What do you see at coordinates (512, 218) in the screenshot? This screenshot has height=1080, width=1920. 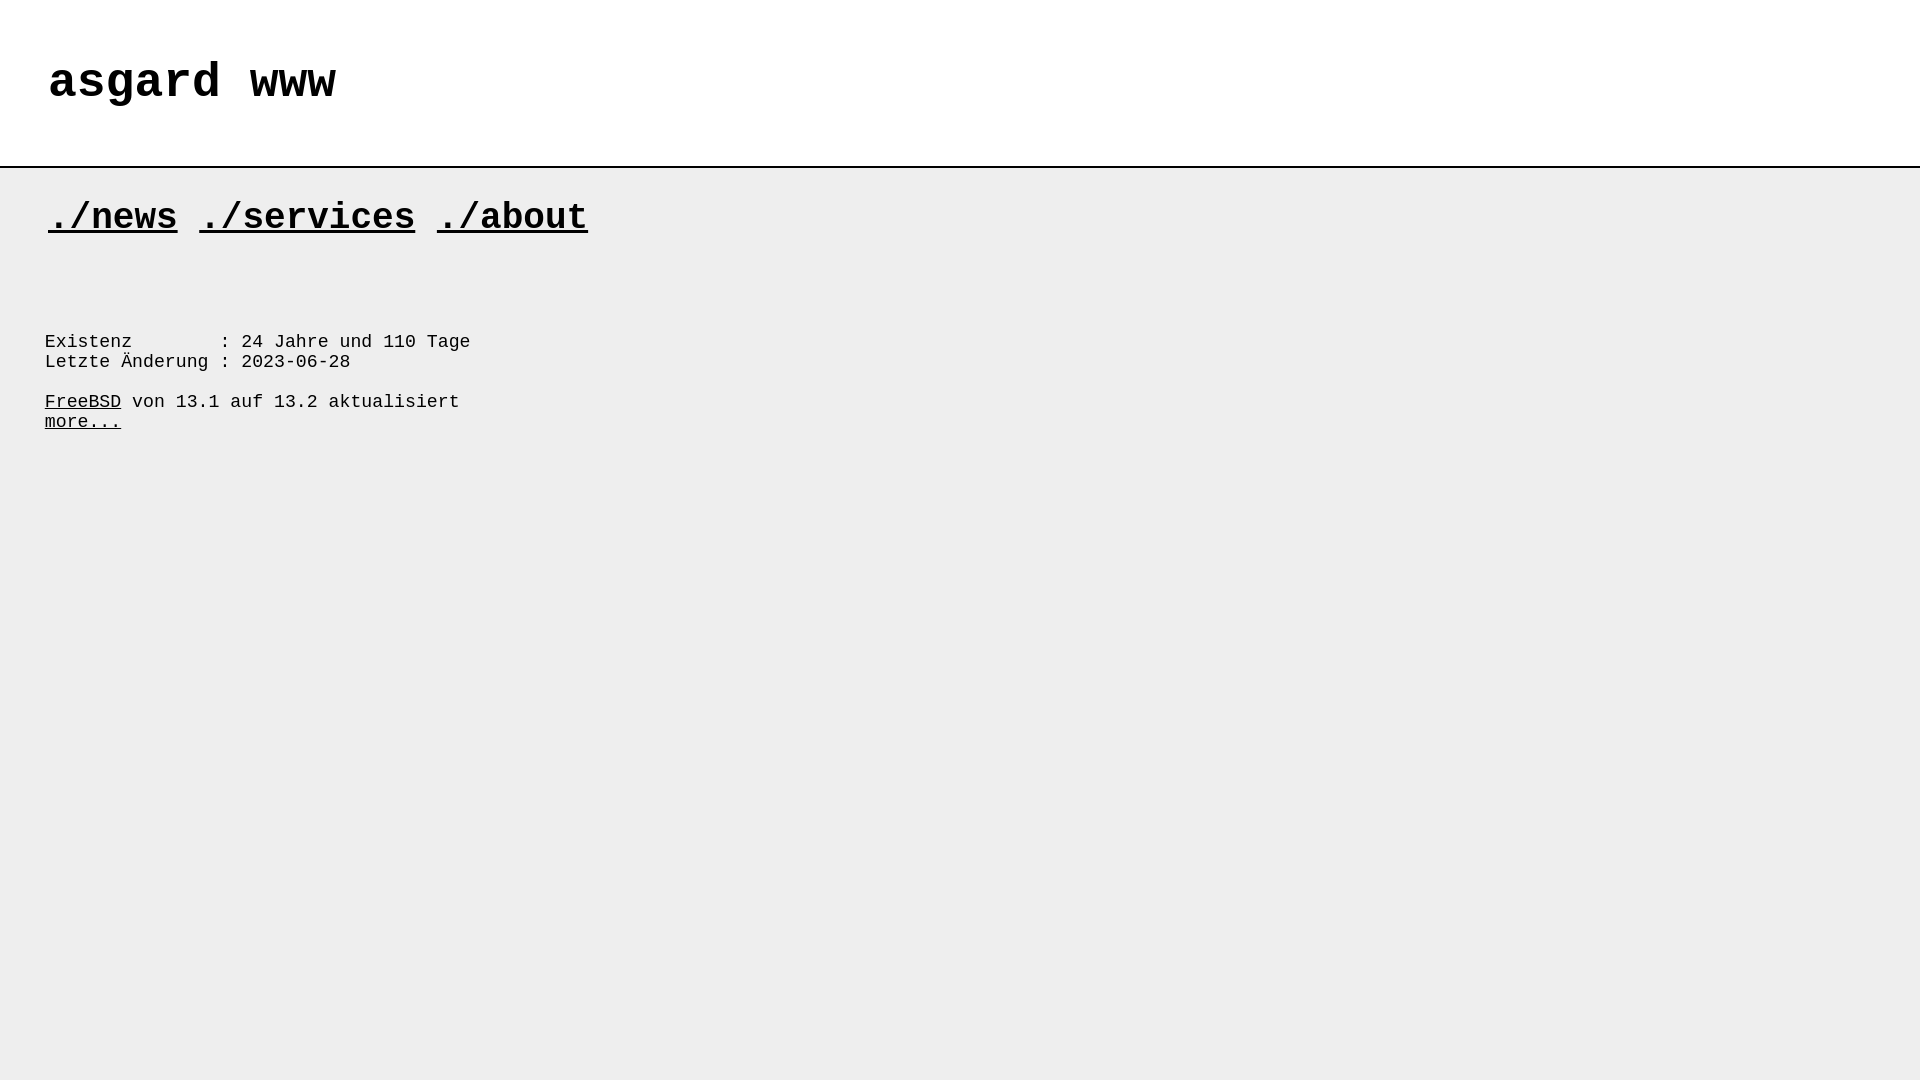 I see `'./about'` at bounding box center [512, 218].